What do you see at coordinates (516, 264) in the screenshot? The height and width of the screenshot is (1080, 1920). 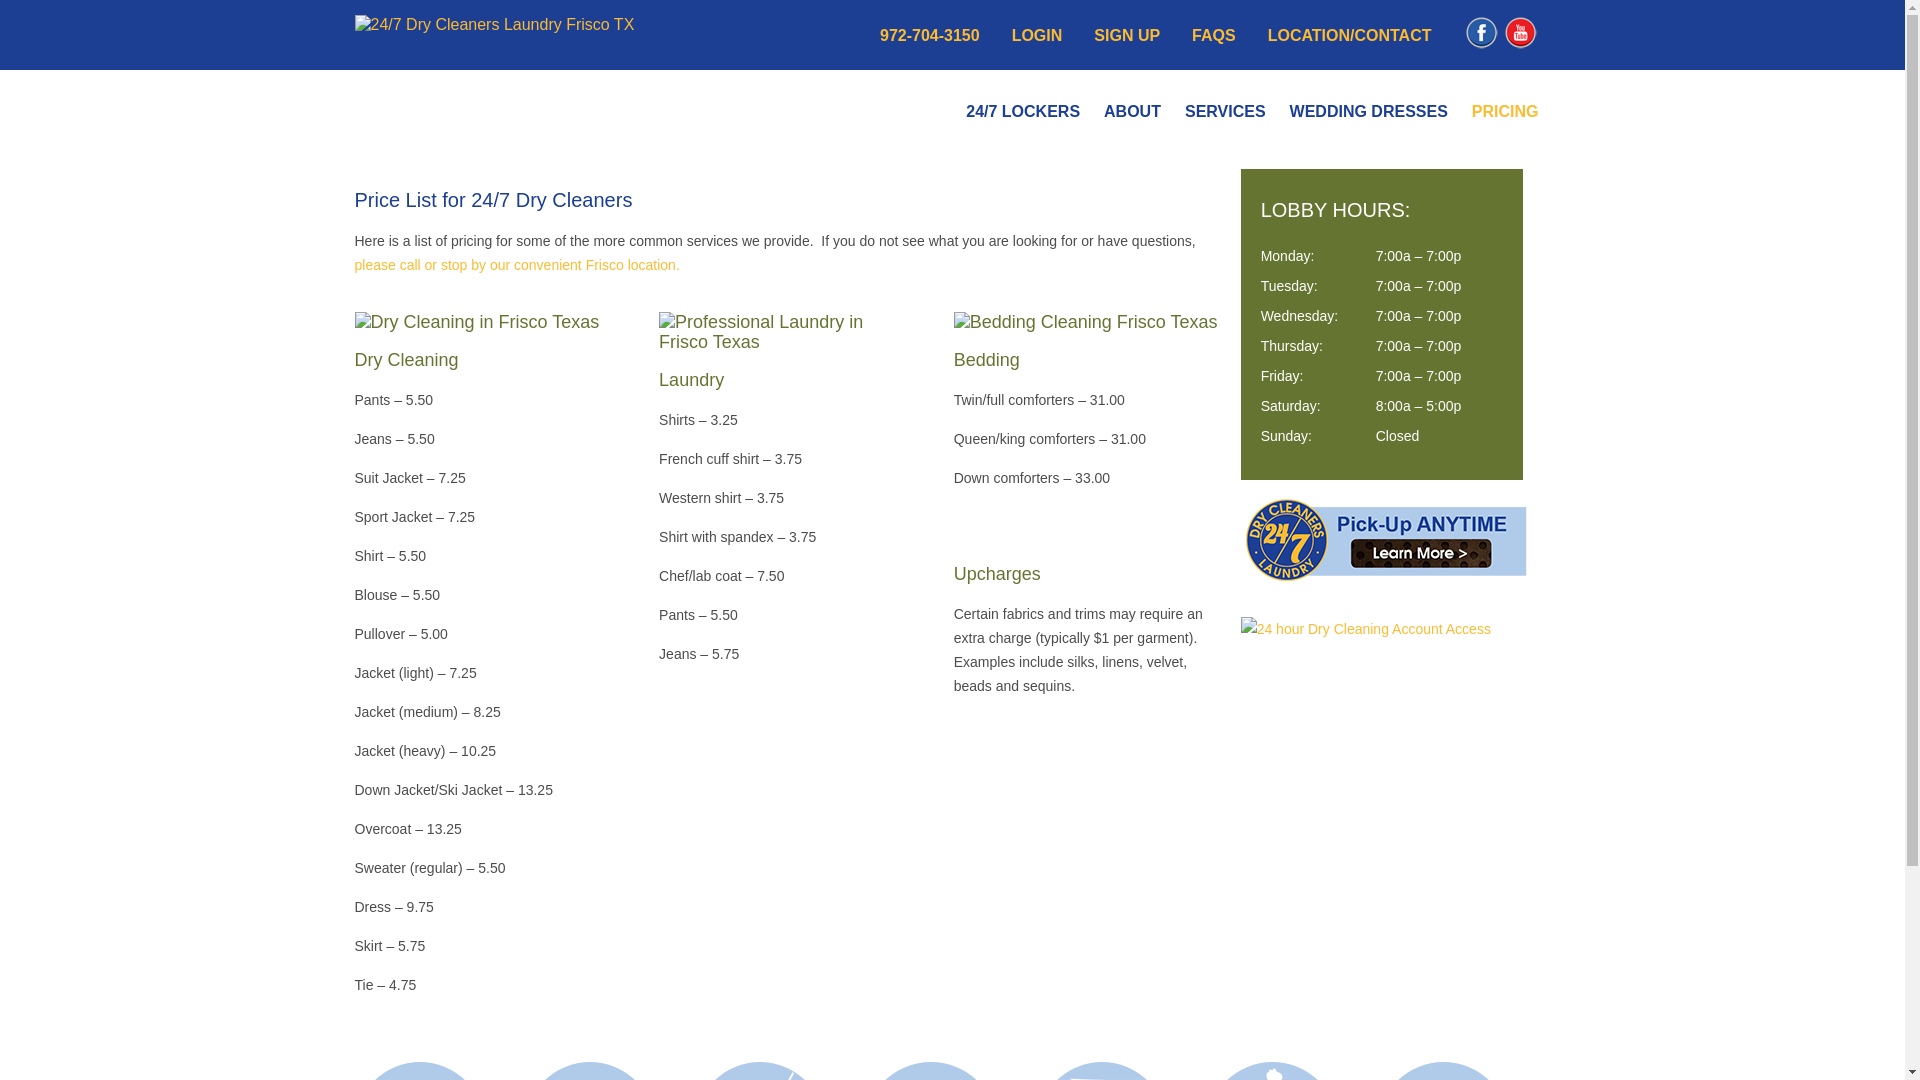 I see `'please call or stop by our convenient Frisco location.'` at bounding box center [516, 264].